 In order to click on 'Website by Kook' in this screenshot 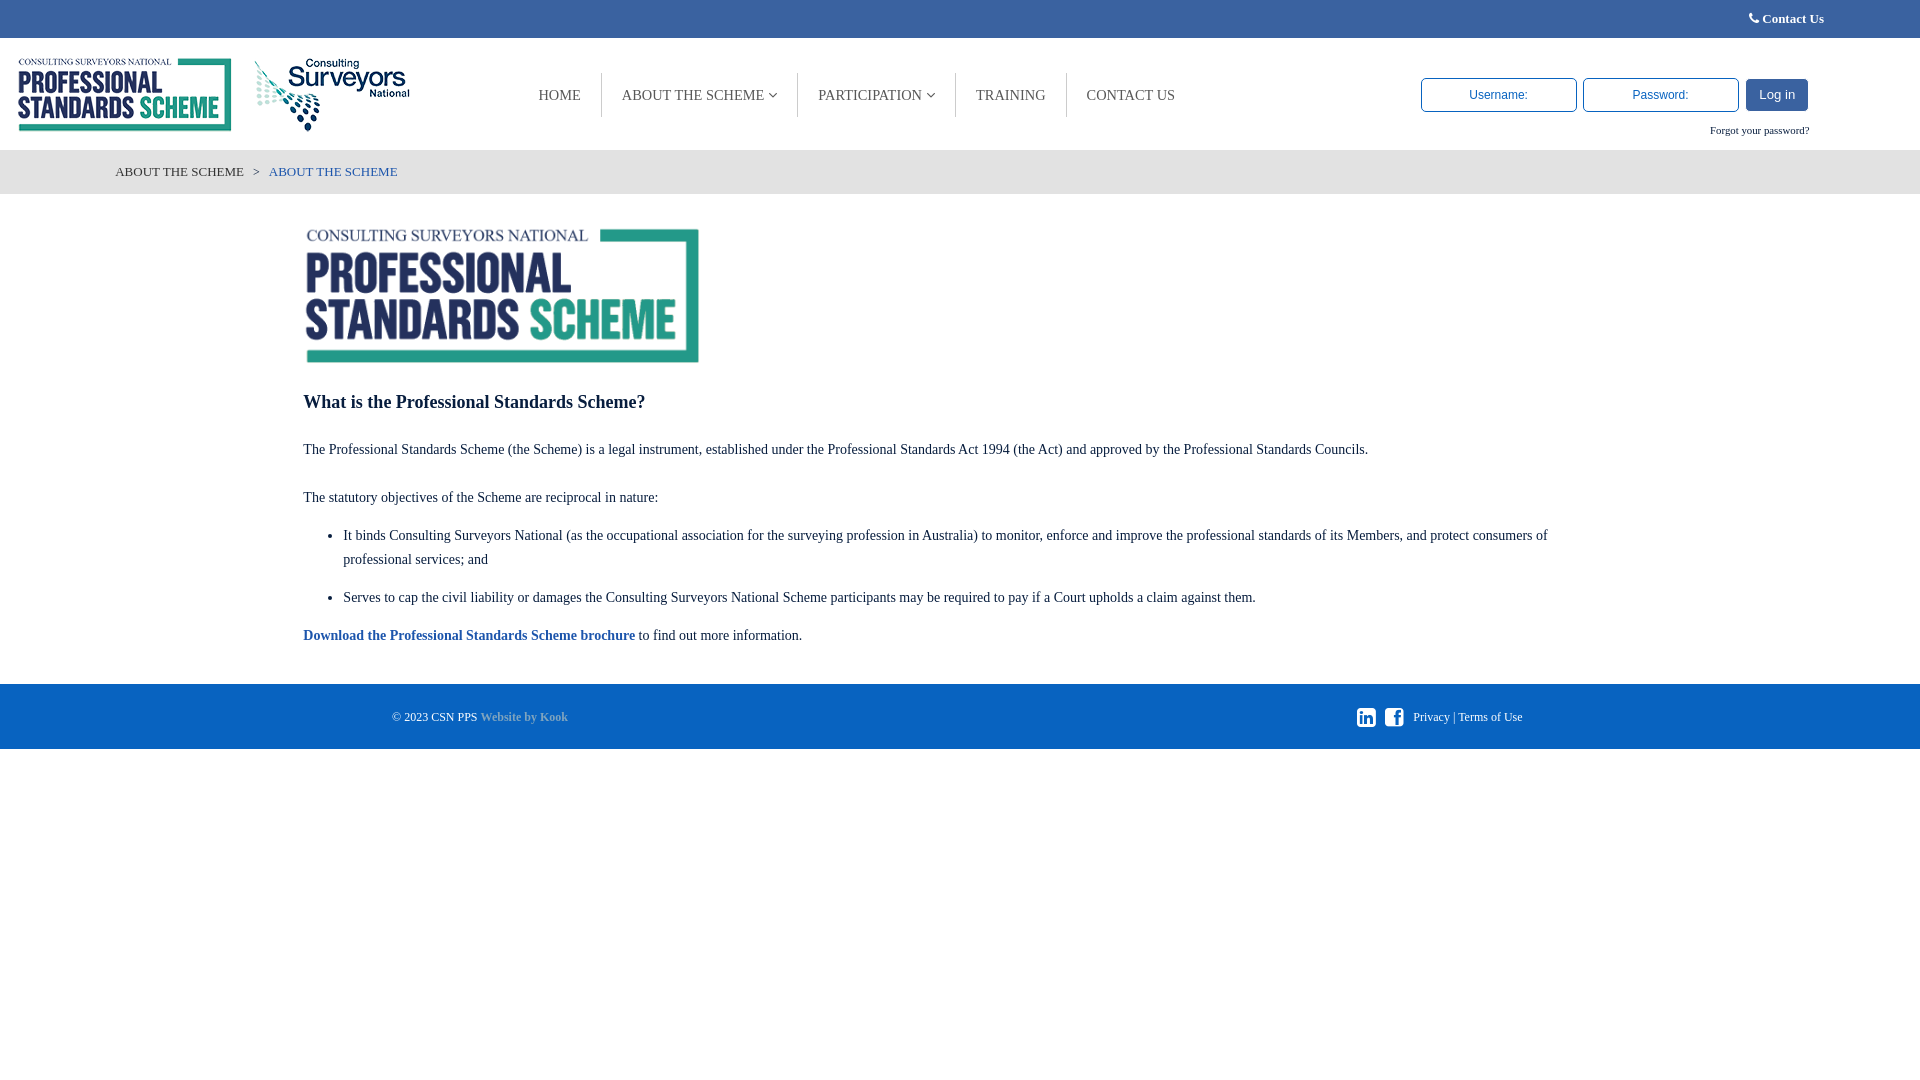, I will do `click(524, 716)`.